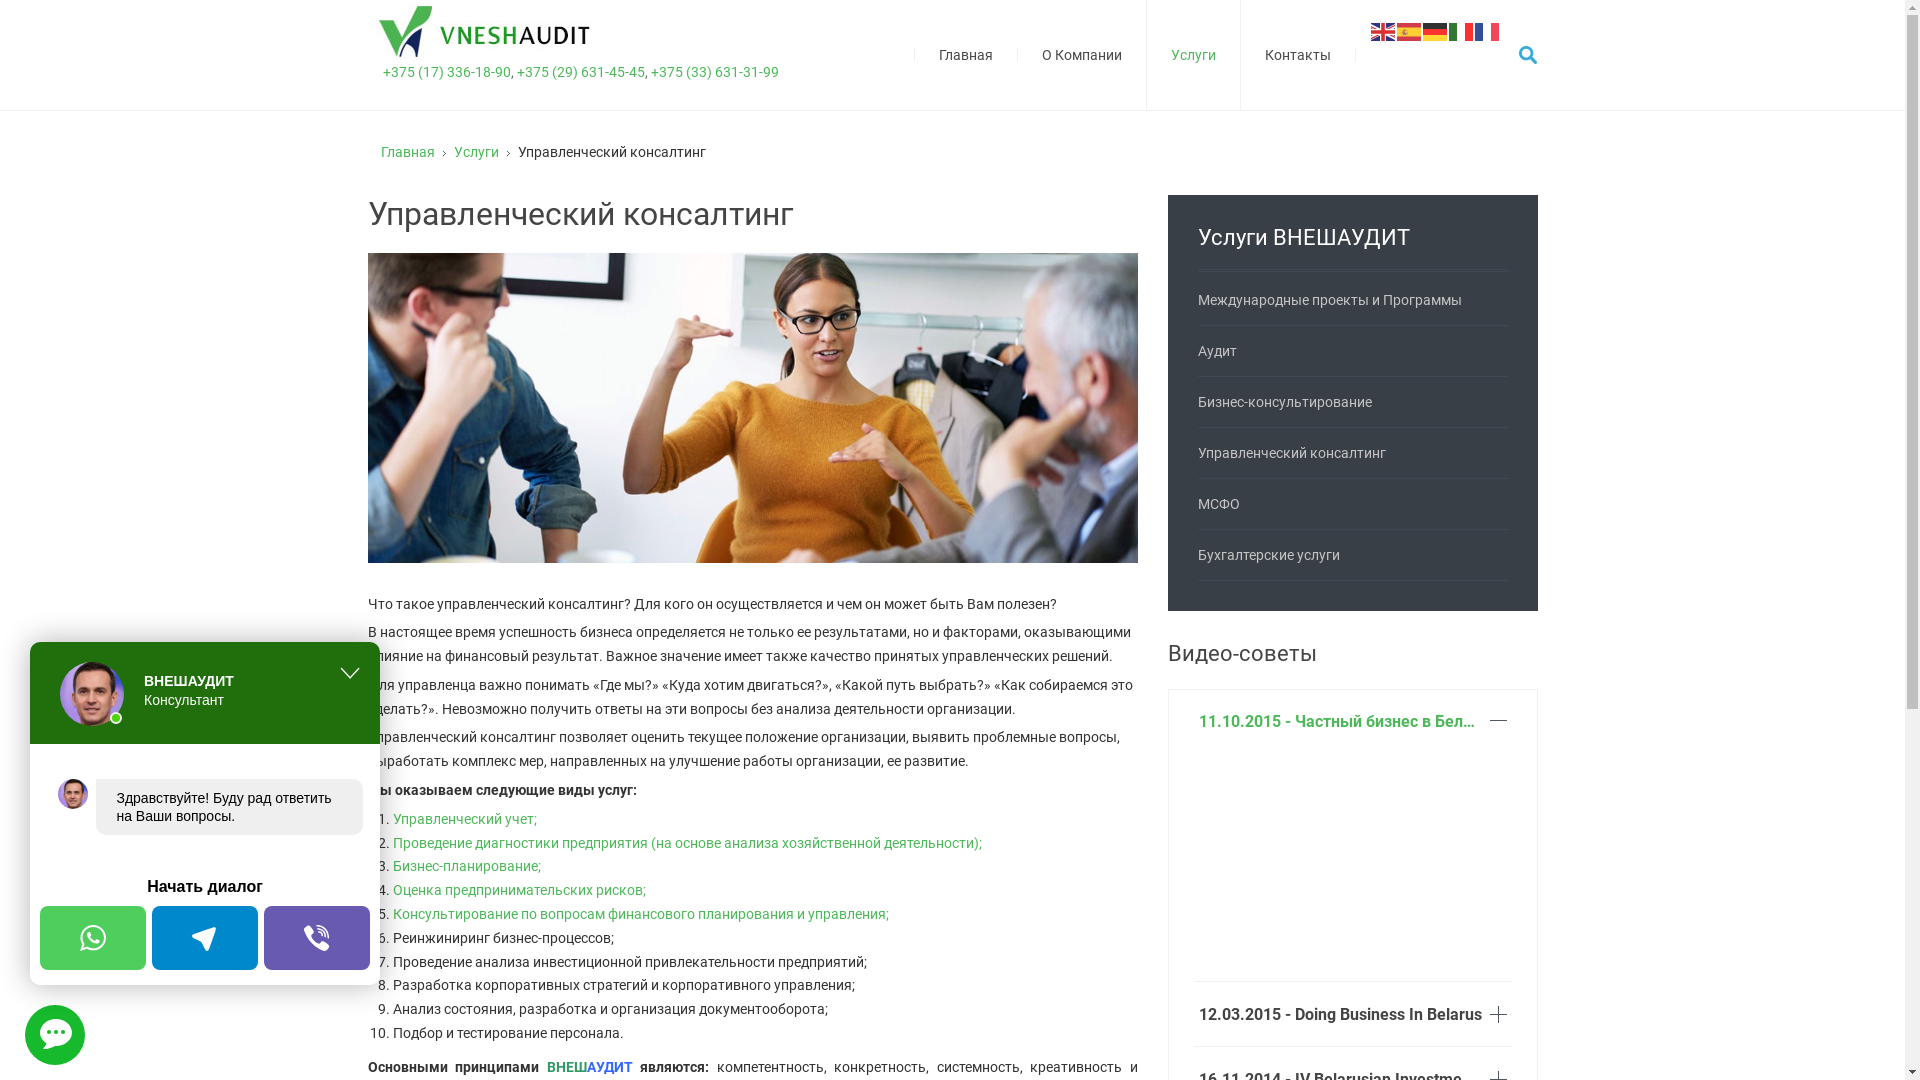 This screenshot has height=1080, width=1920. What do you see at coordinates (91, 937) in the screenshot?
I see `'WhatsApp'` at bounding box center [91, 937].